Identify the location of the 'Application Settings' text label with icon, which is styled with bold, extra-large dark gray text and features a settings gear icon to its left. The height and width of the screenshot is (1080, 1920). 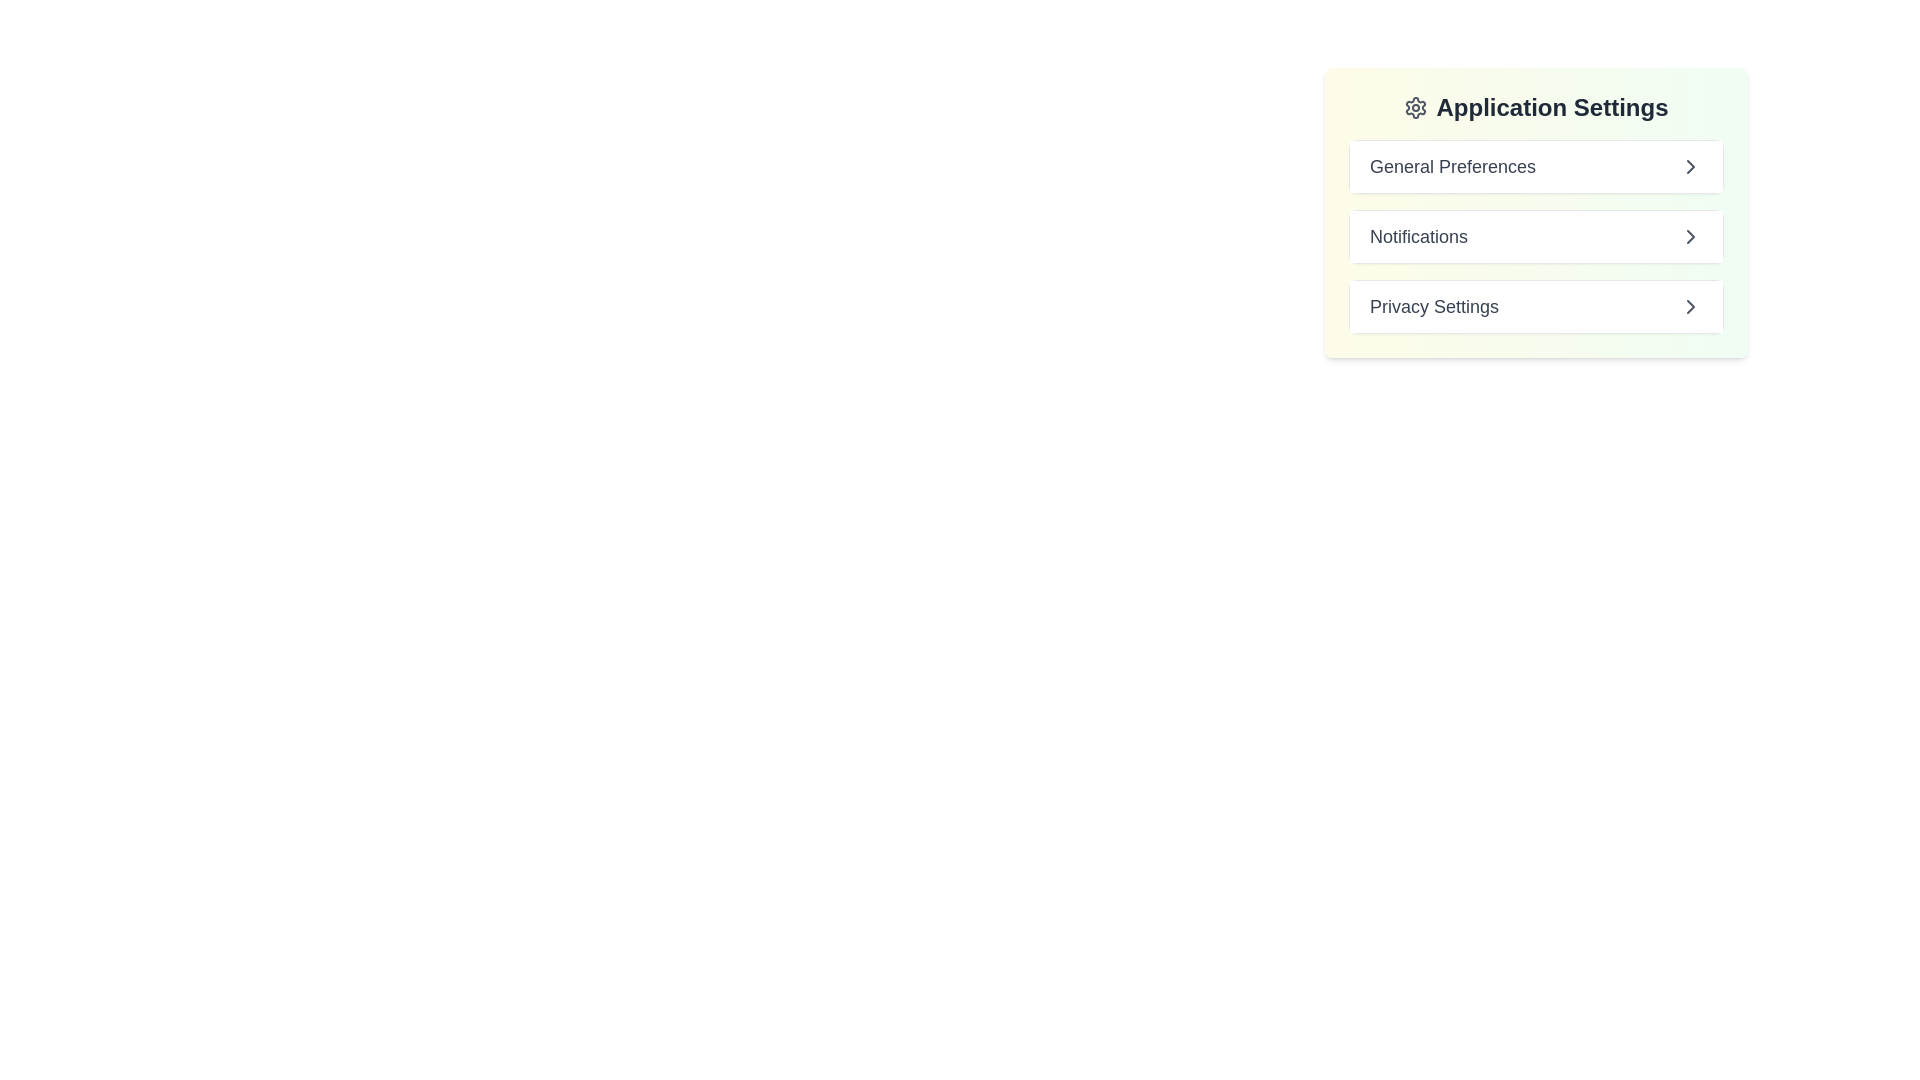
(1535, 108).